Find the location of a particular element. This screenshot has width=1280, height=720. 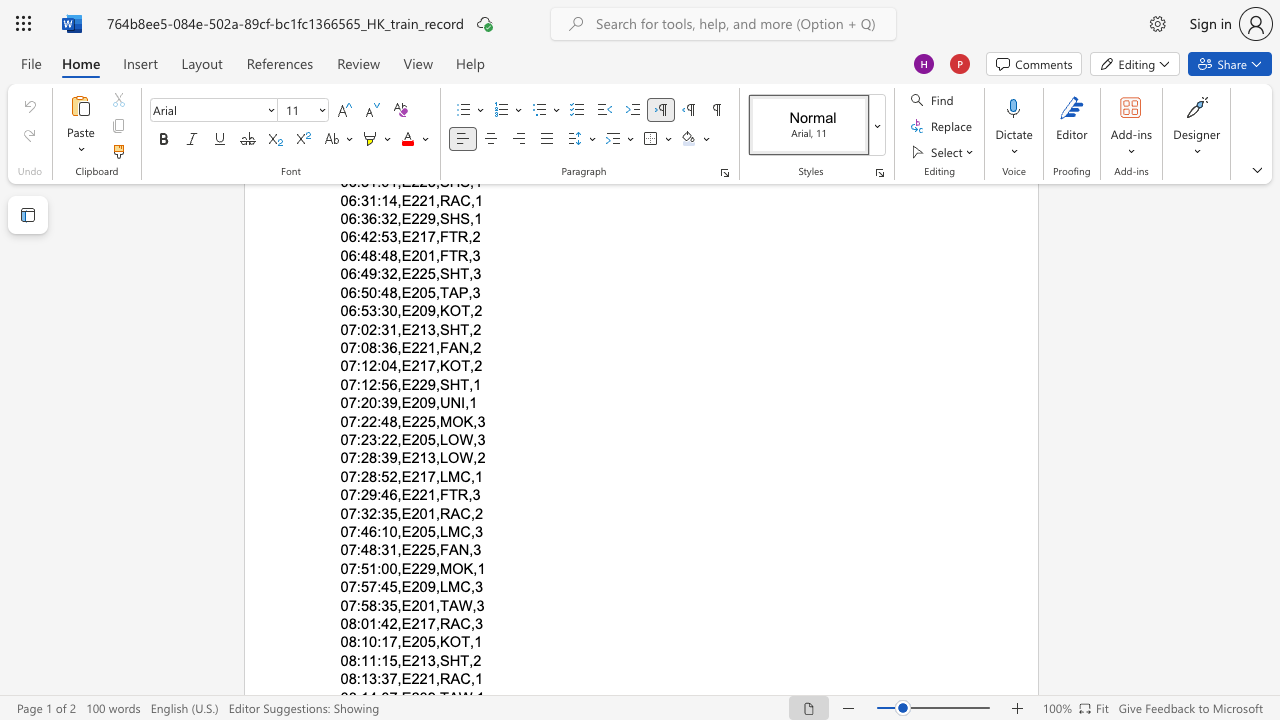

the subset text "1,F" within the text "07:29:46,E221,FTR,3" is located at coordinates (426, 495).